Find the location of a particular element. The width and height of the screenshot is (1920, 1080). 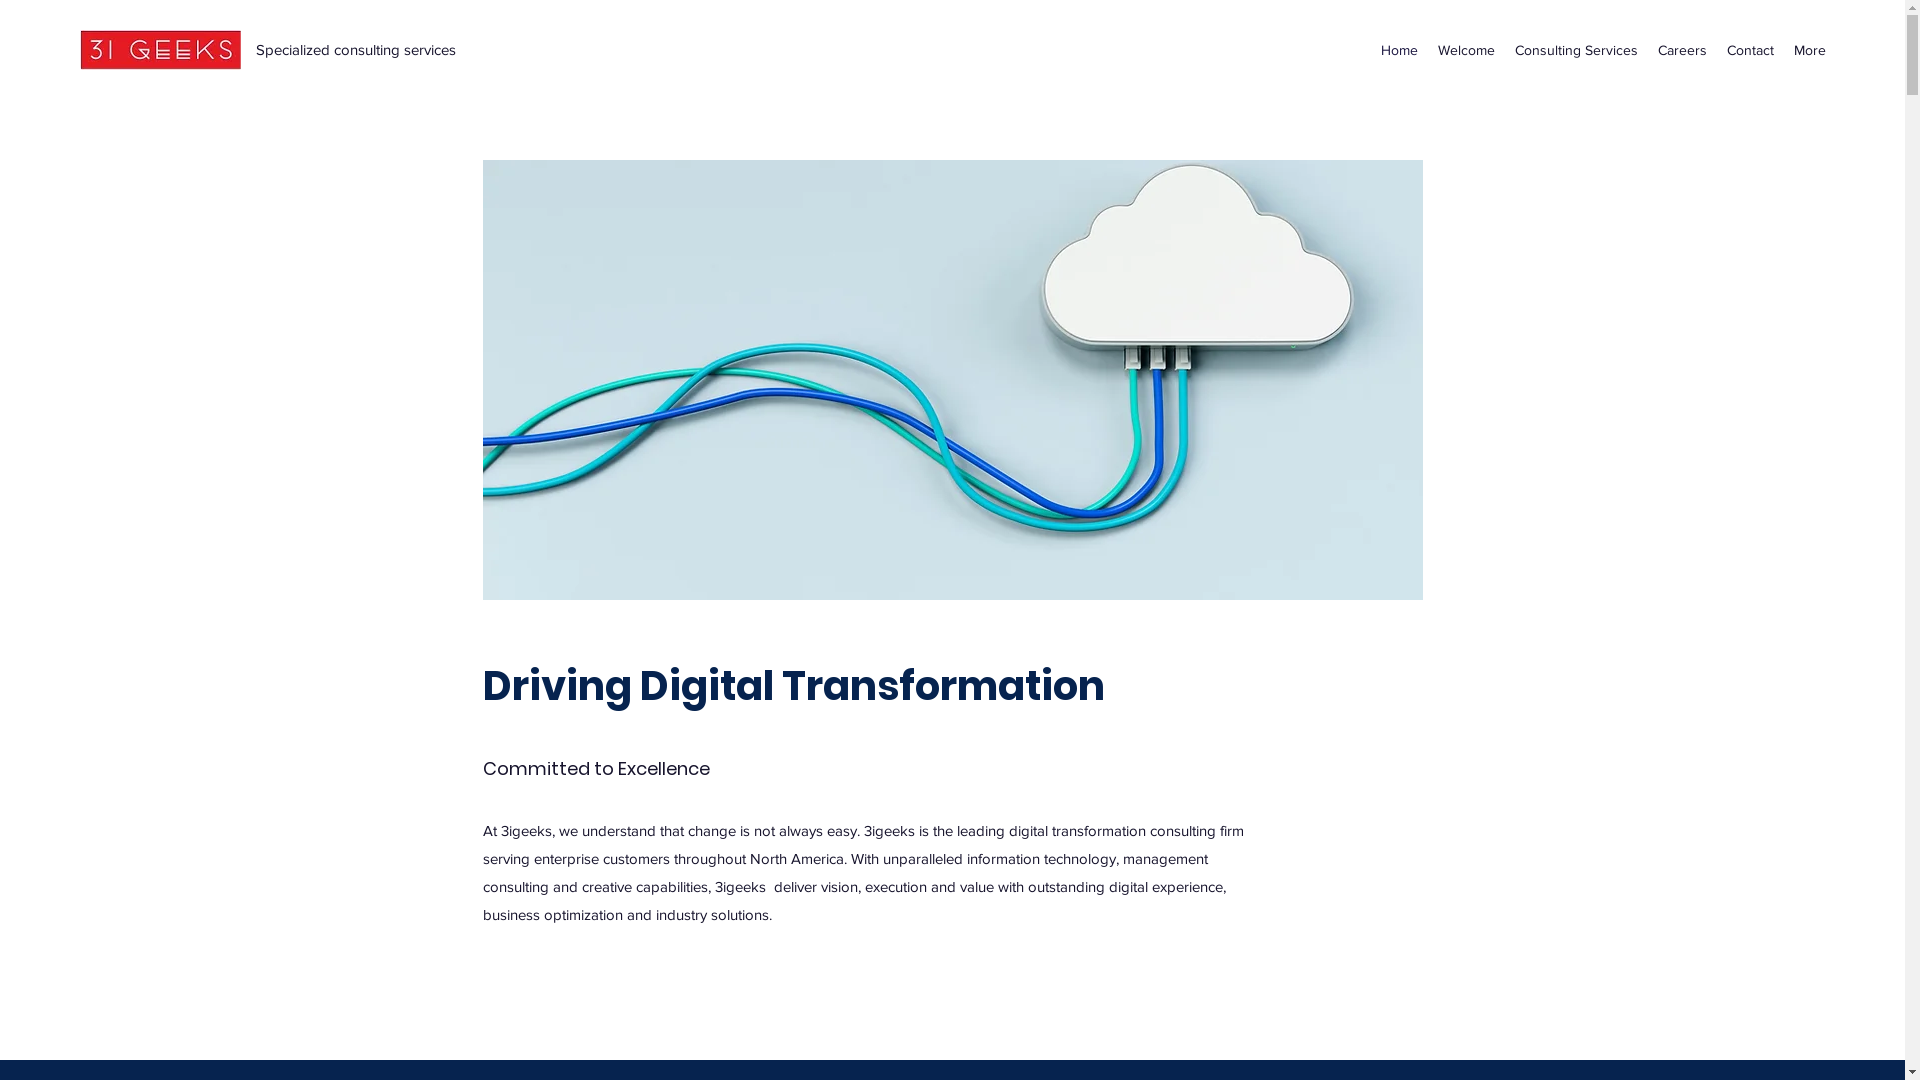

'Welcome' is located at coordinates (1466, 49).